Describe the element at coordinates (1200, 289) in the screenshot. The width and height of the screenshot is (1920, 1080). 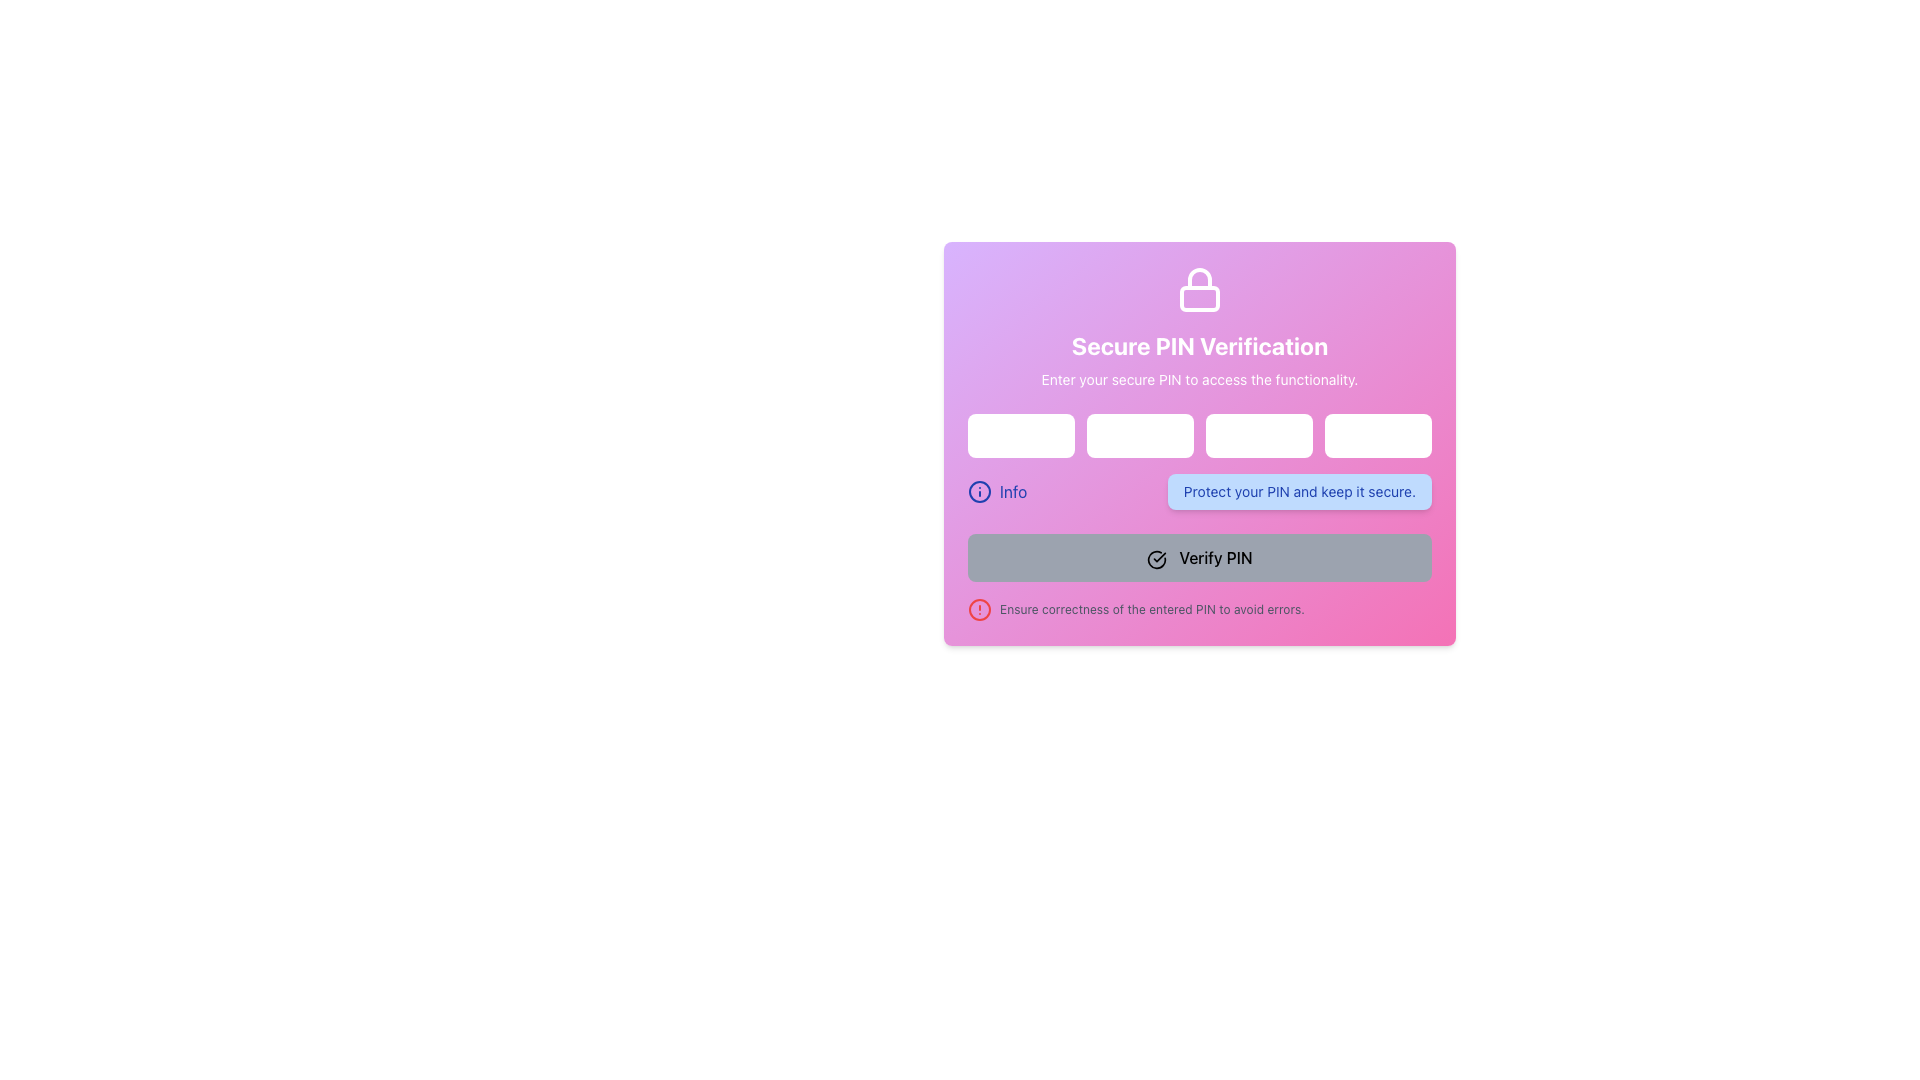
I see `the security icon that represents securing sensitive information, which is located above the text 'Secure PIN Verification'` at that location.